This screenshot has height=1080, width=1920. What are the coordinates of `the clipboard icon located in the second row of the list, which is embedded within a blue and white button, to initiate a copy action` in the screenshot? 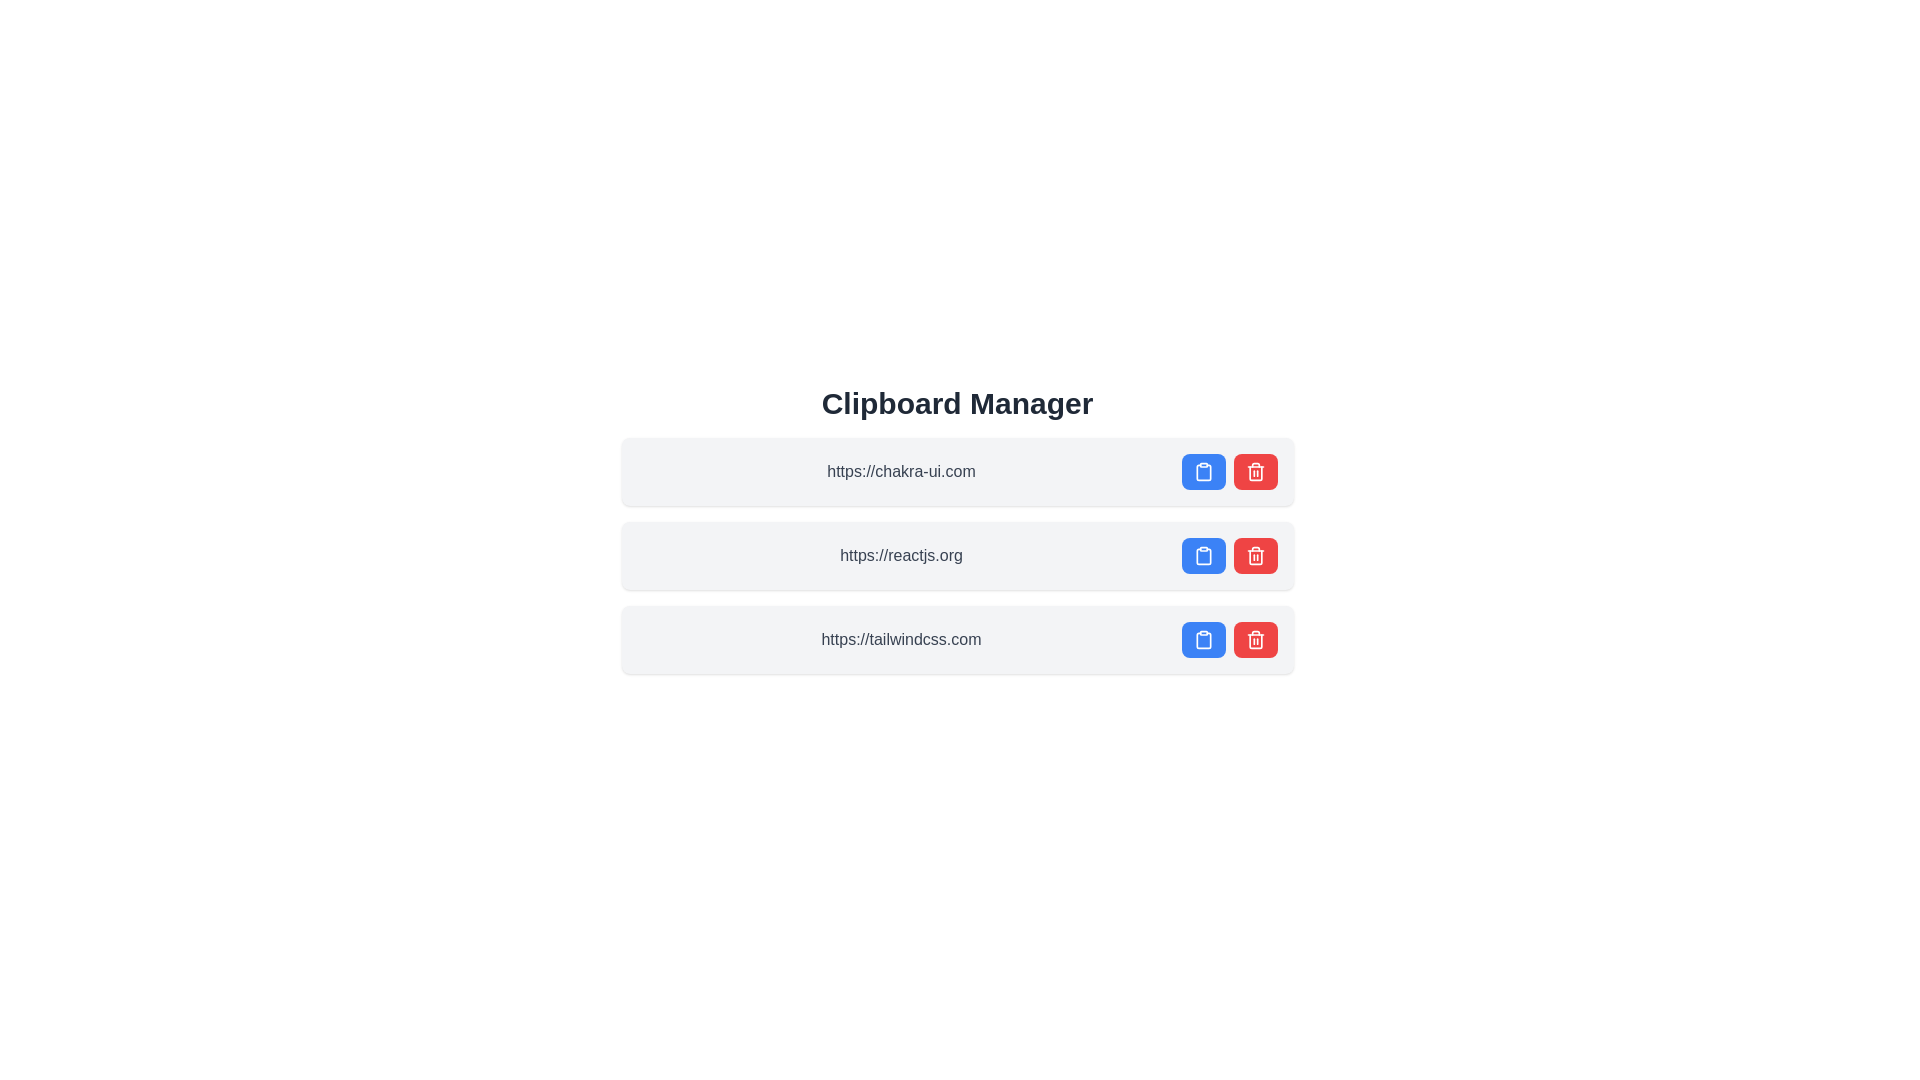 It's located at (1202, 555).